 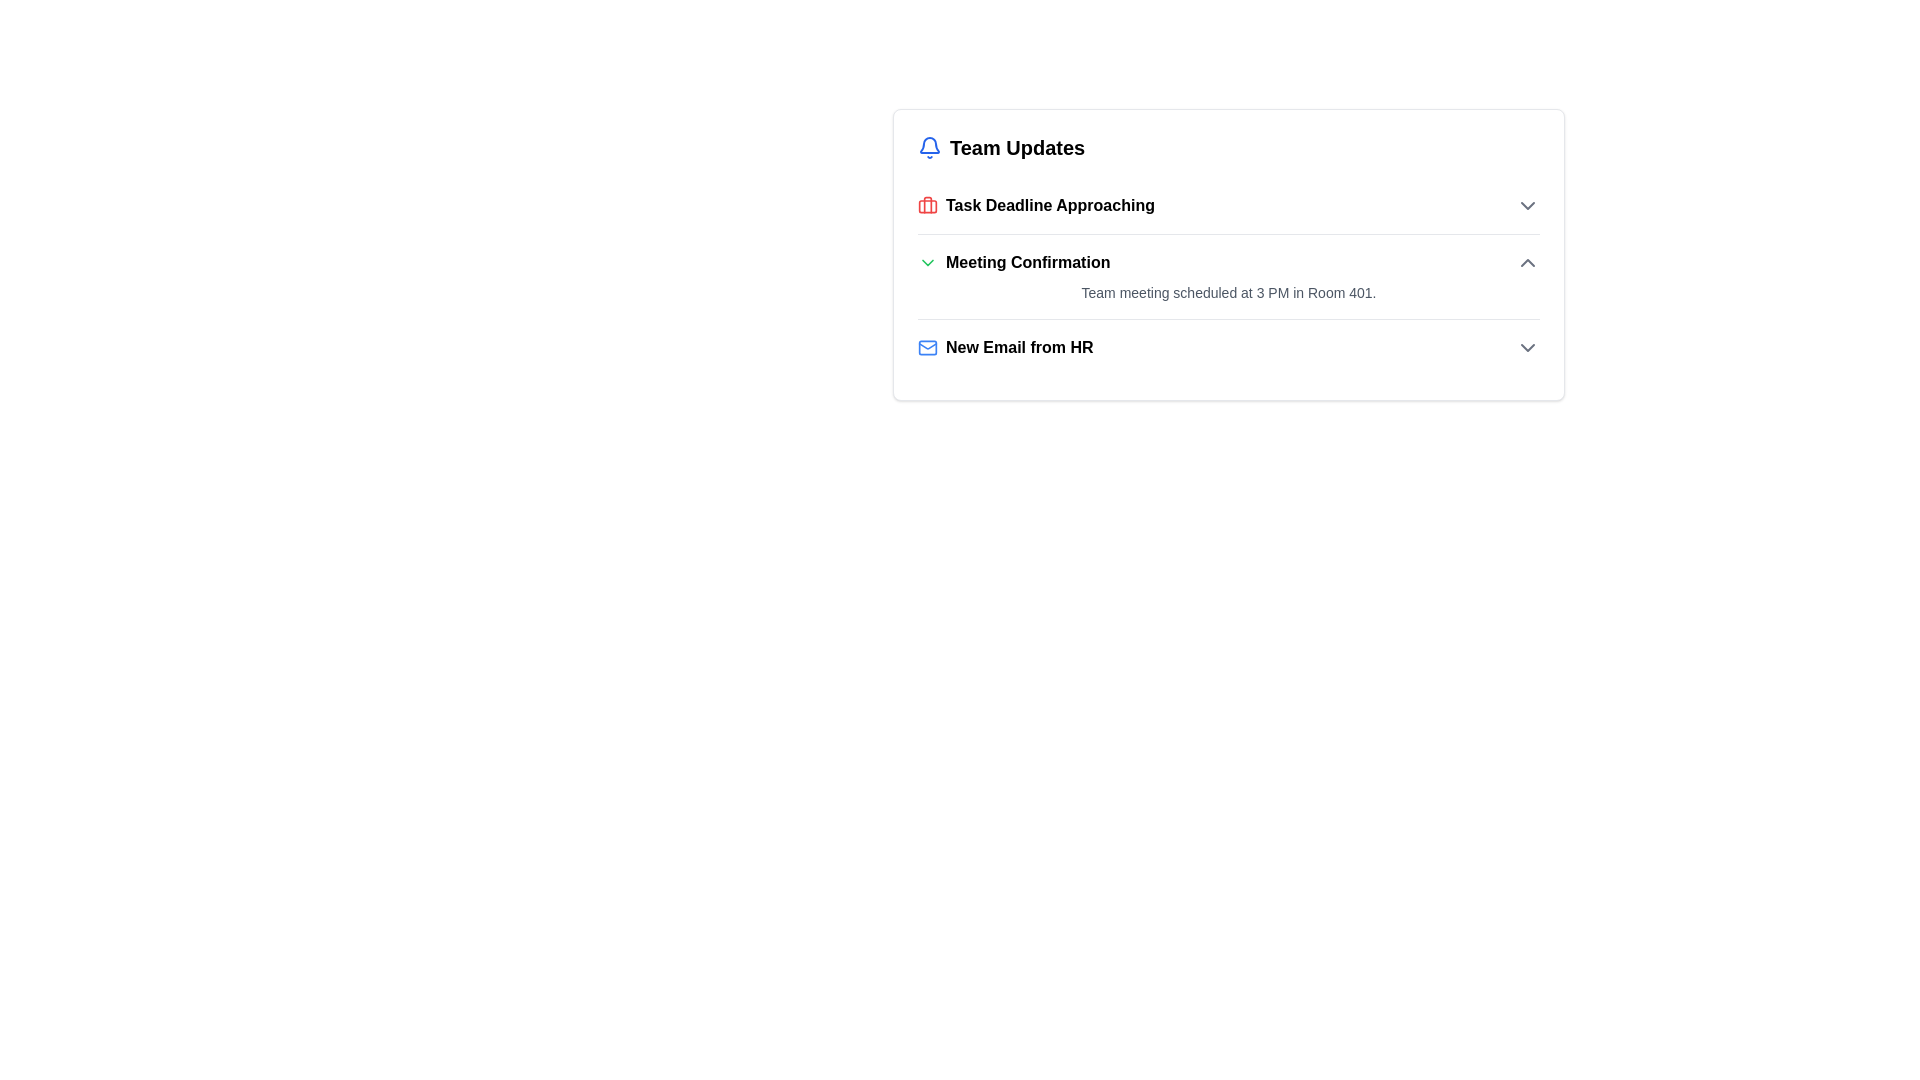 I want to click on the text label that displays 'New Email from HR', which is located next to an email icon in the bottom section of the 'Team Updates' list, so click(x=1019, y=346).